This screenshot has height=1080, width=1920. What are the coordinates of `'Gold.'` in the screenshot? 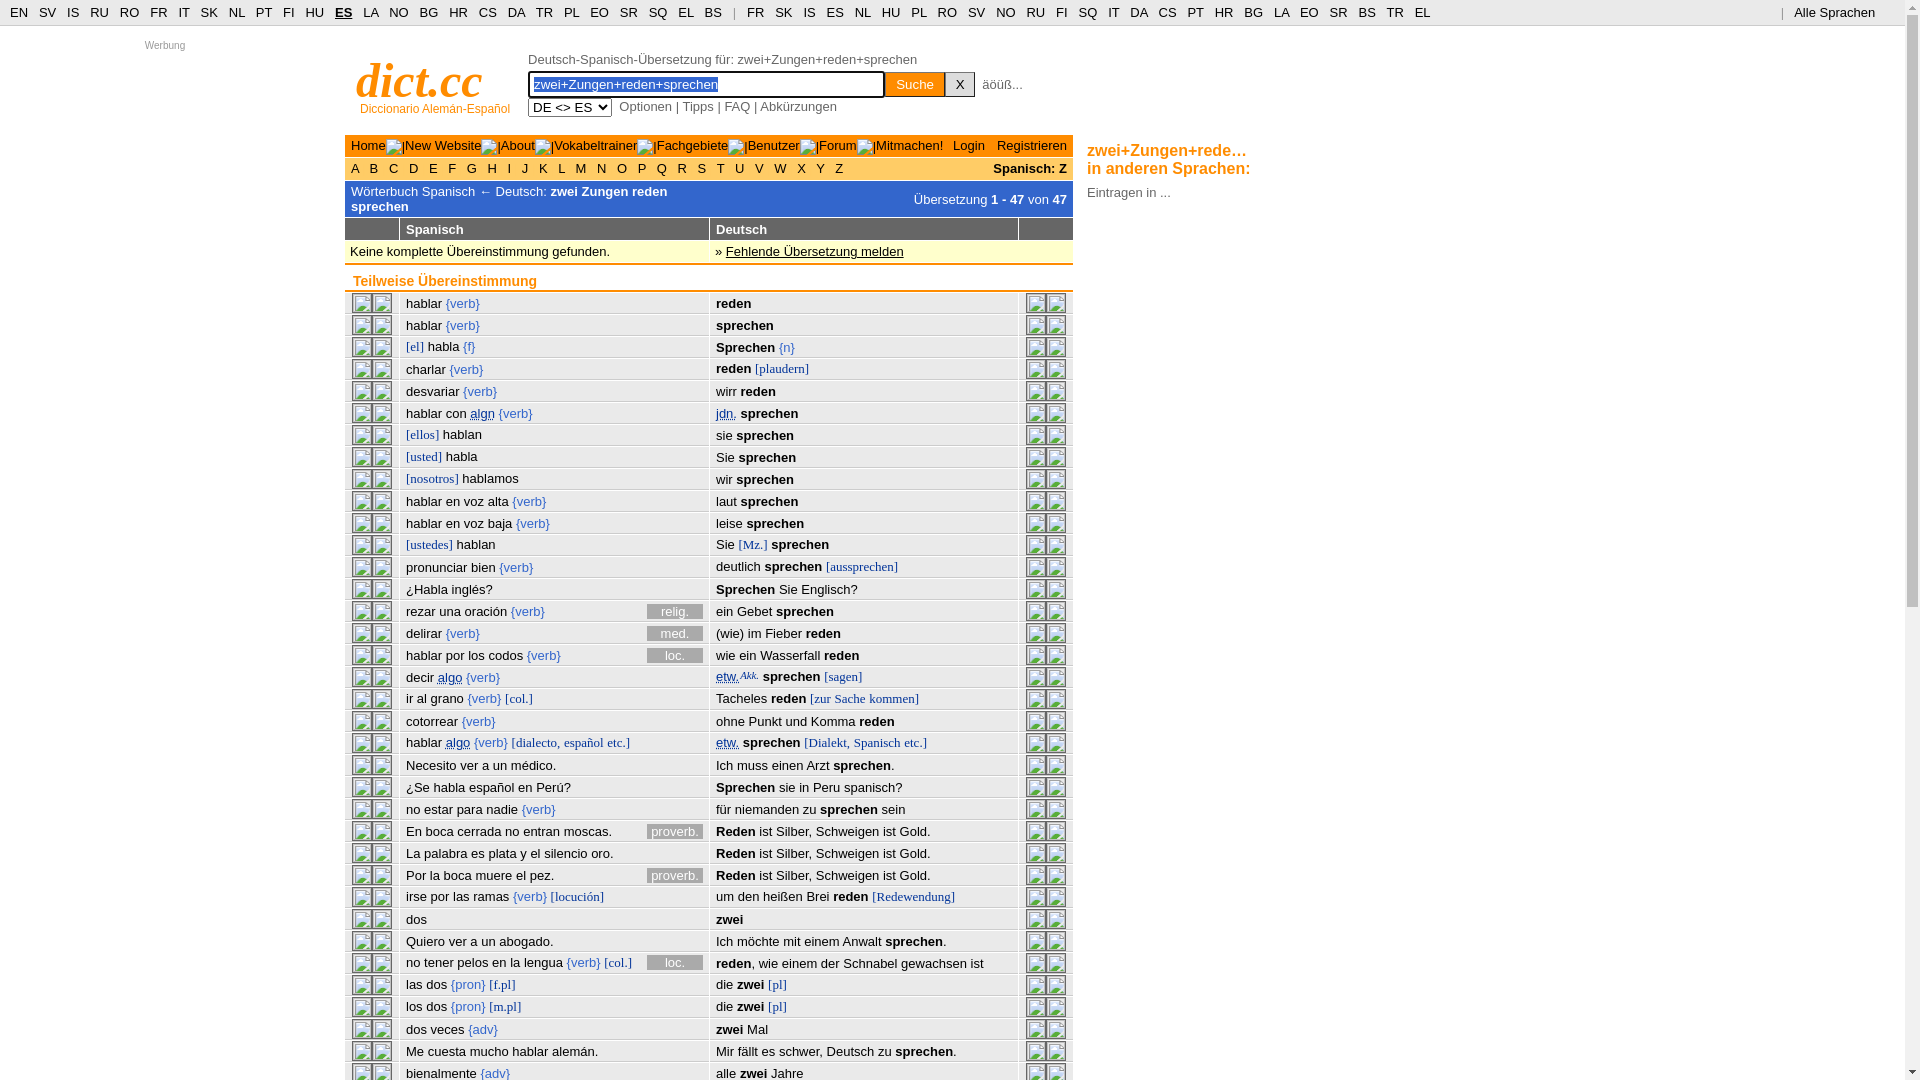 It's located at (914, 874).